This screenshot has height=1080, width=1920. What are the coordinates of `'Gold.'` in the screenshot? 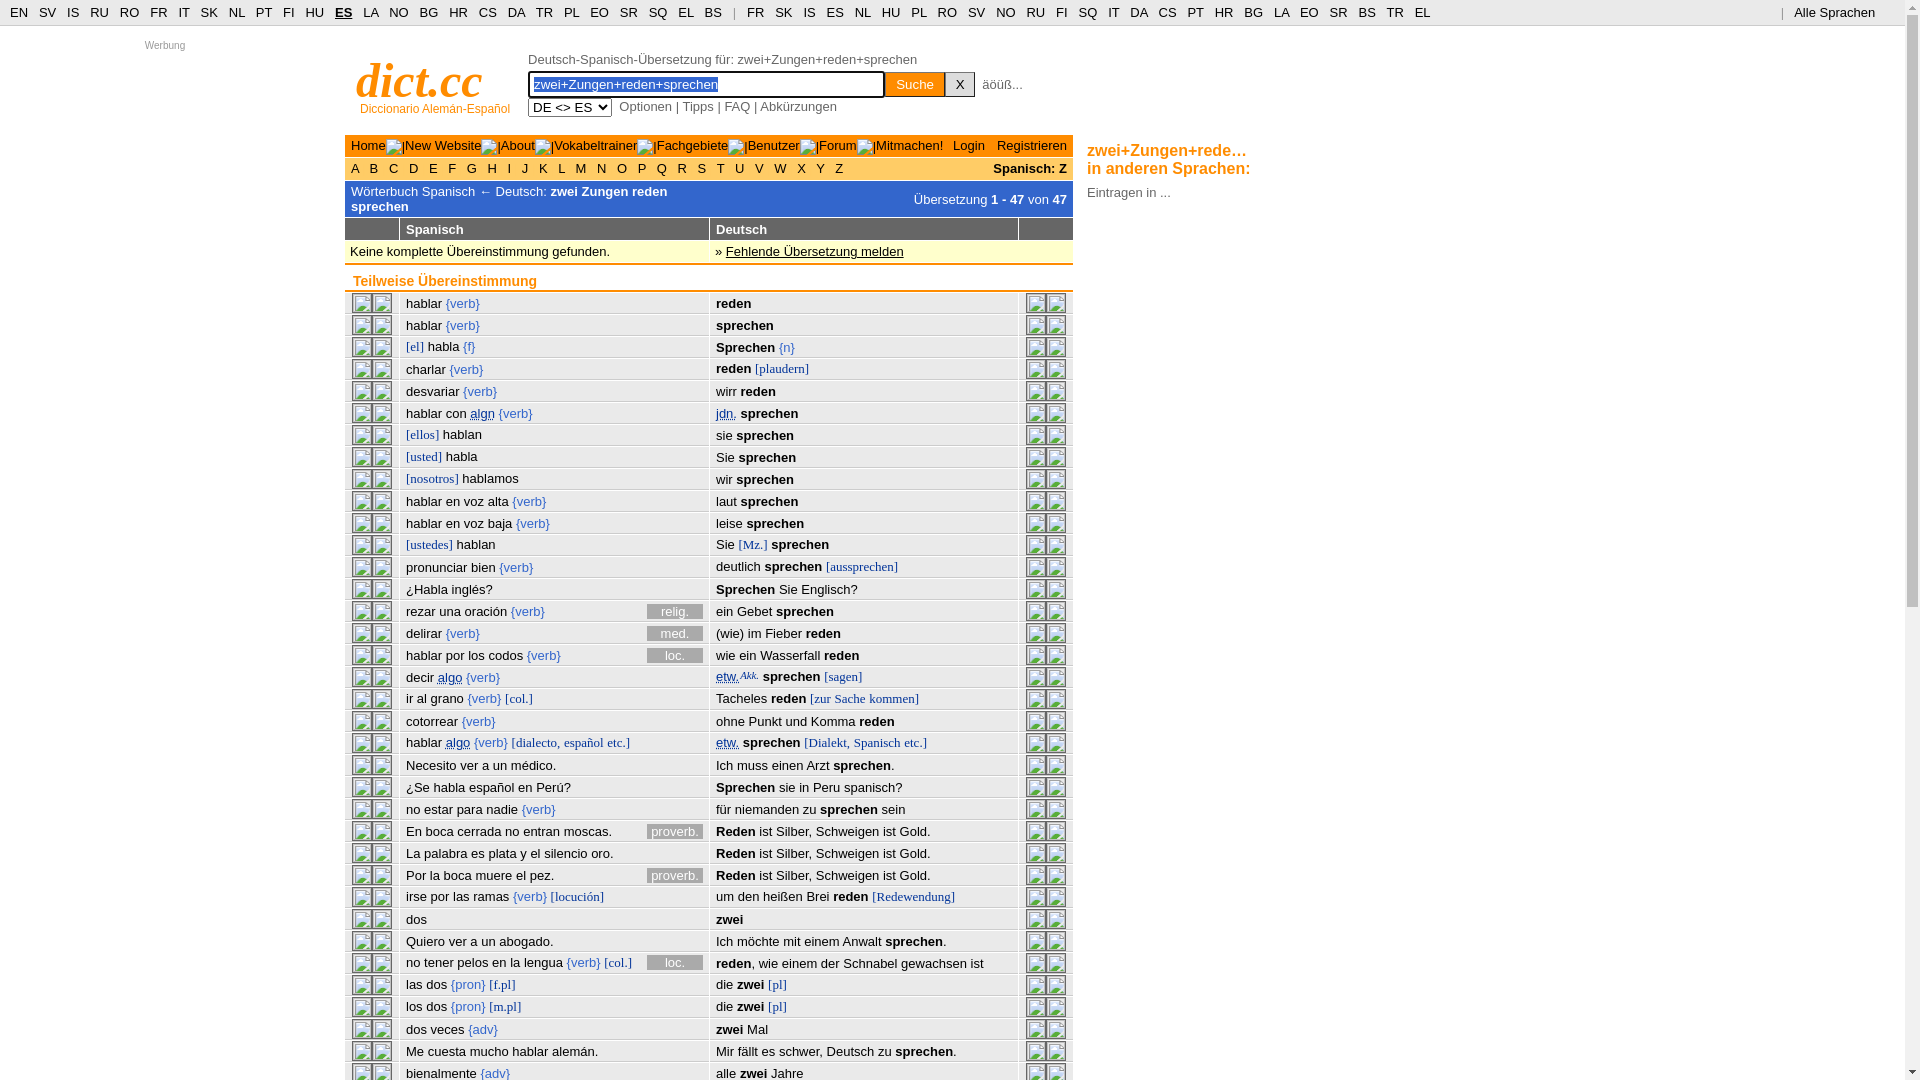 It's located at (914, 874).